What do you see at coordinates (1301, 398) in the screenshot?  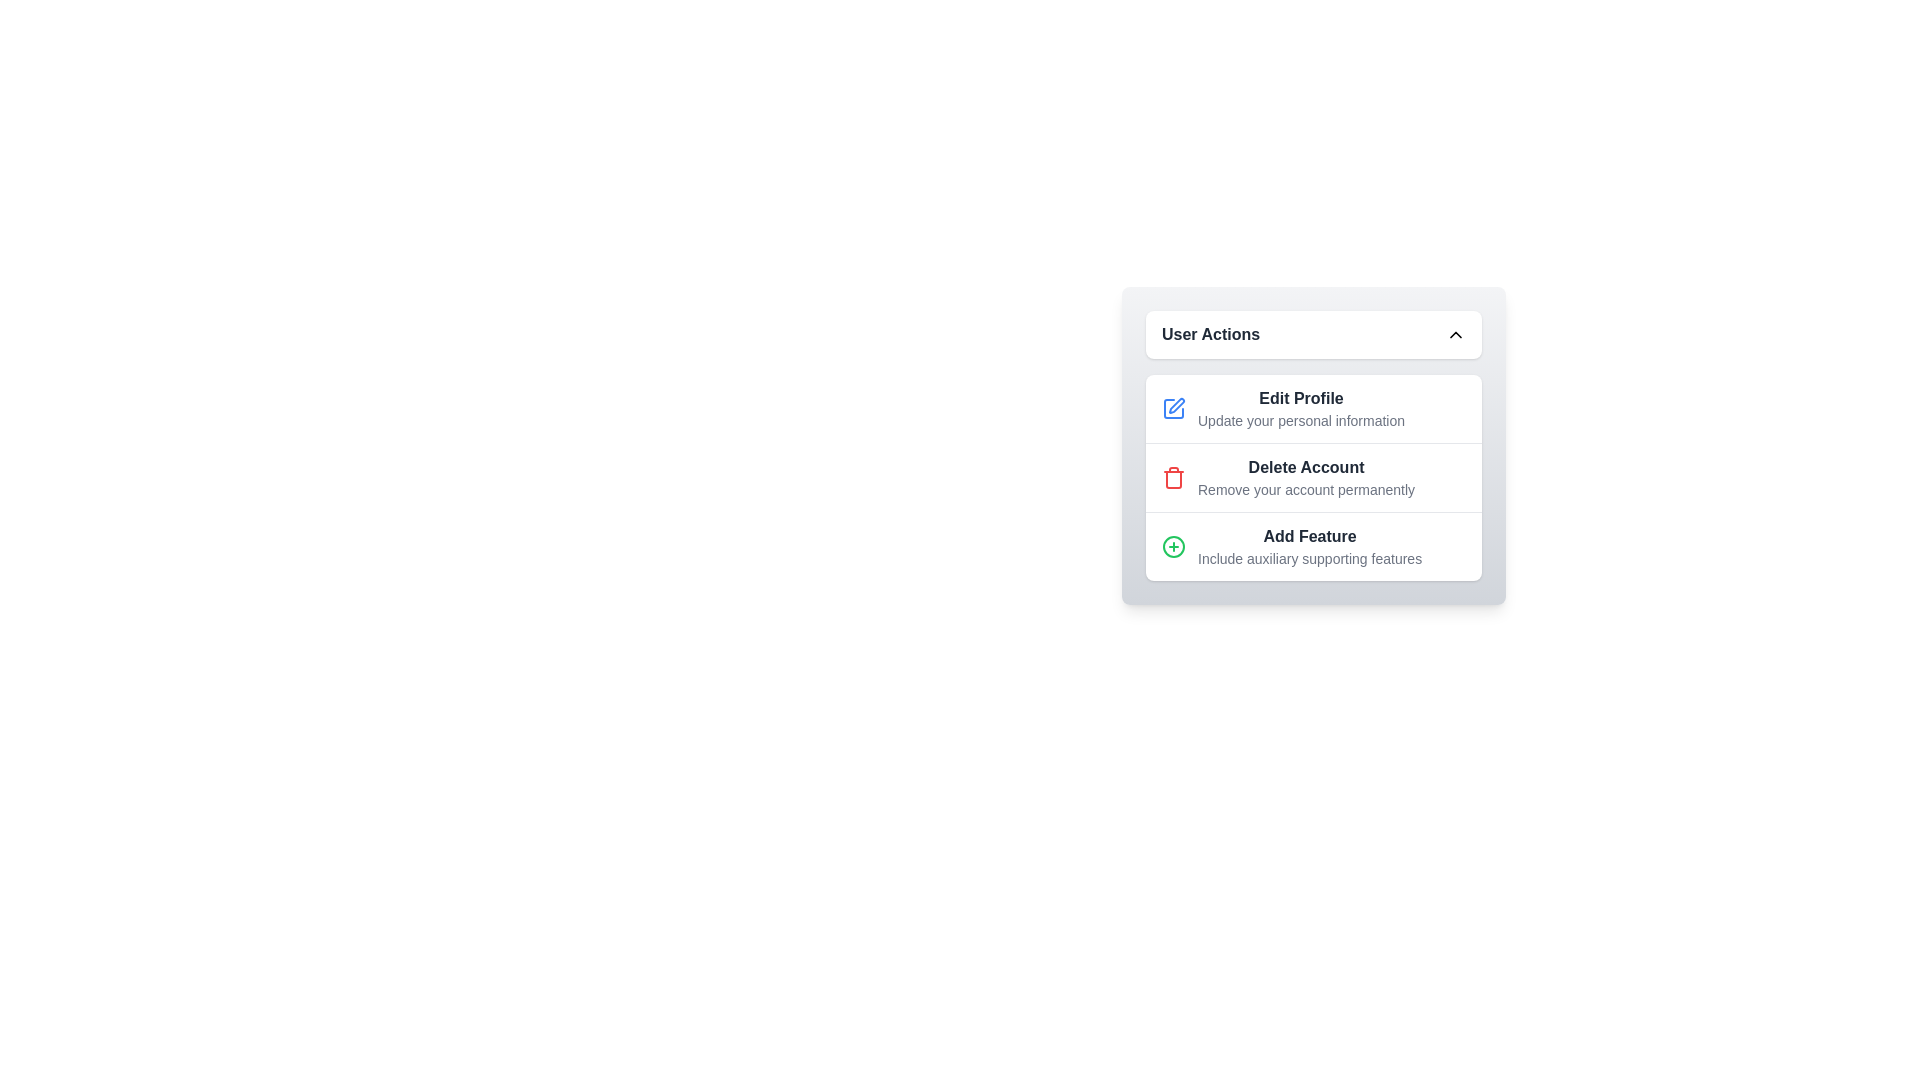 I see `the 'Edit Profile' text label, which is styled with a bold font and grayish-black color, located in the 'User Actions' panel` at bounding box center [1301, 398].